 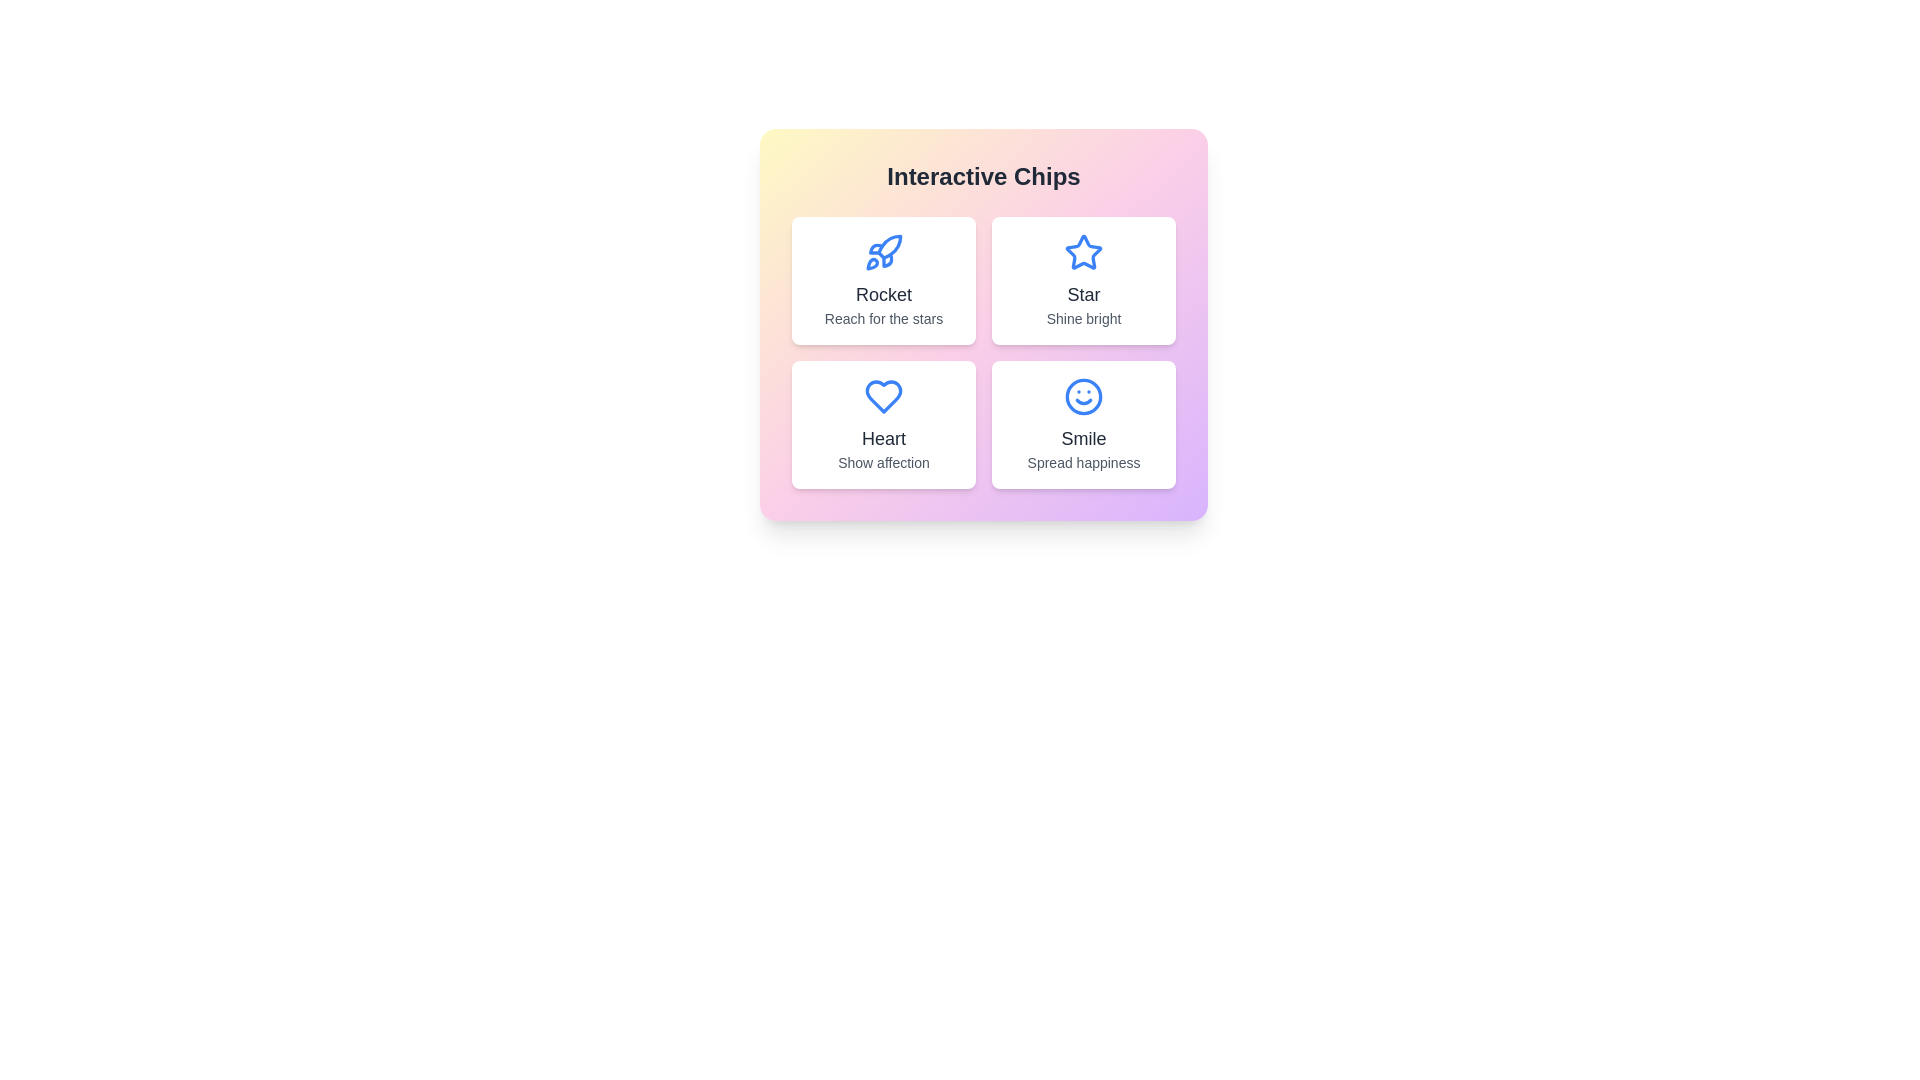 What do you see at coordinates (882, 423) in the screenshot?
I see `the chip labeled Heart` at bounding box center [882, 423].